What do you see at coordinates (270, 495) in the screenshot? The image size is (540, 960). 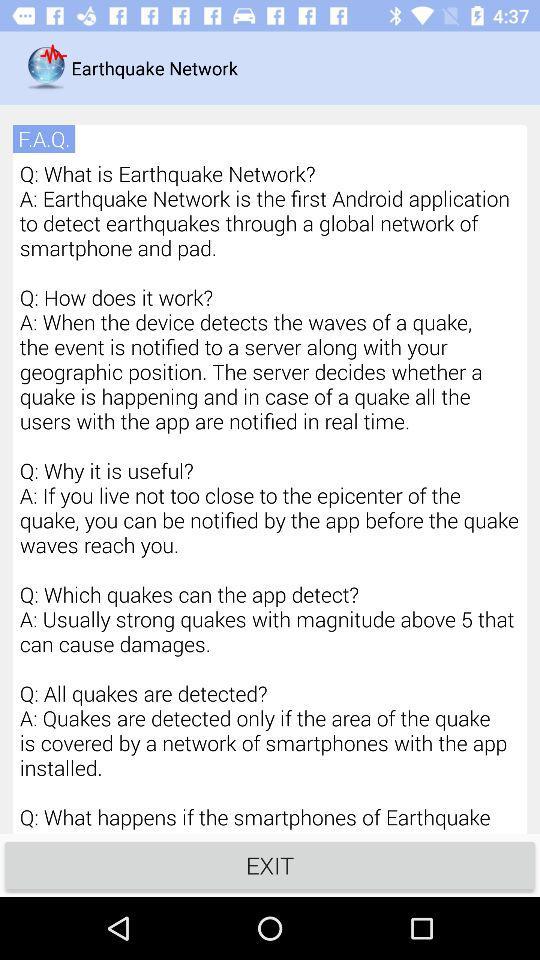 I see `the item below the f.a.q. item` at bounding box center [270, 495].